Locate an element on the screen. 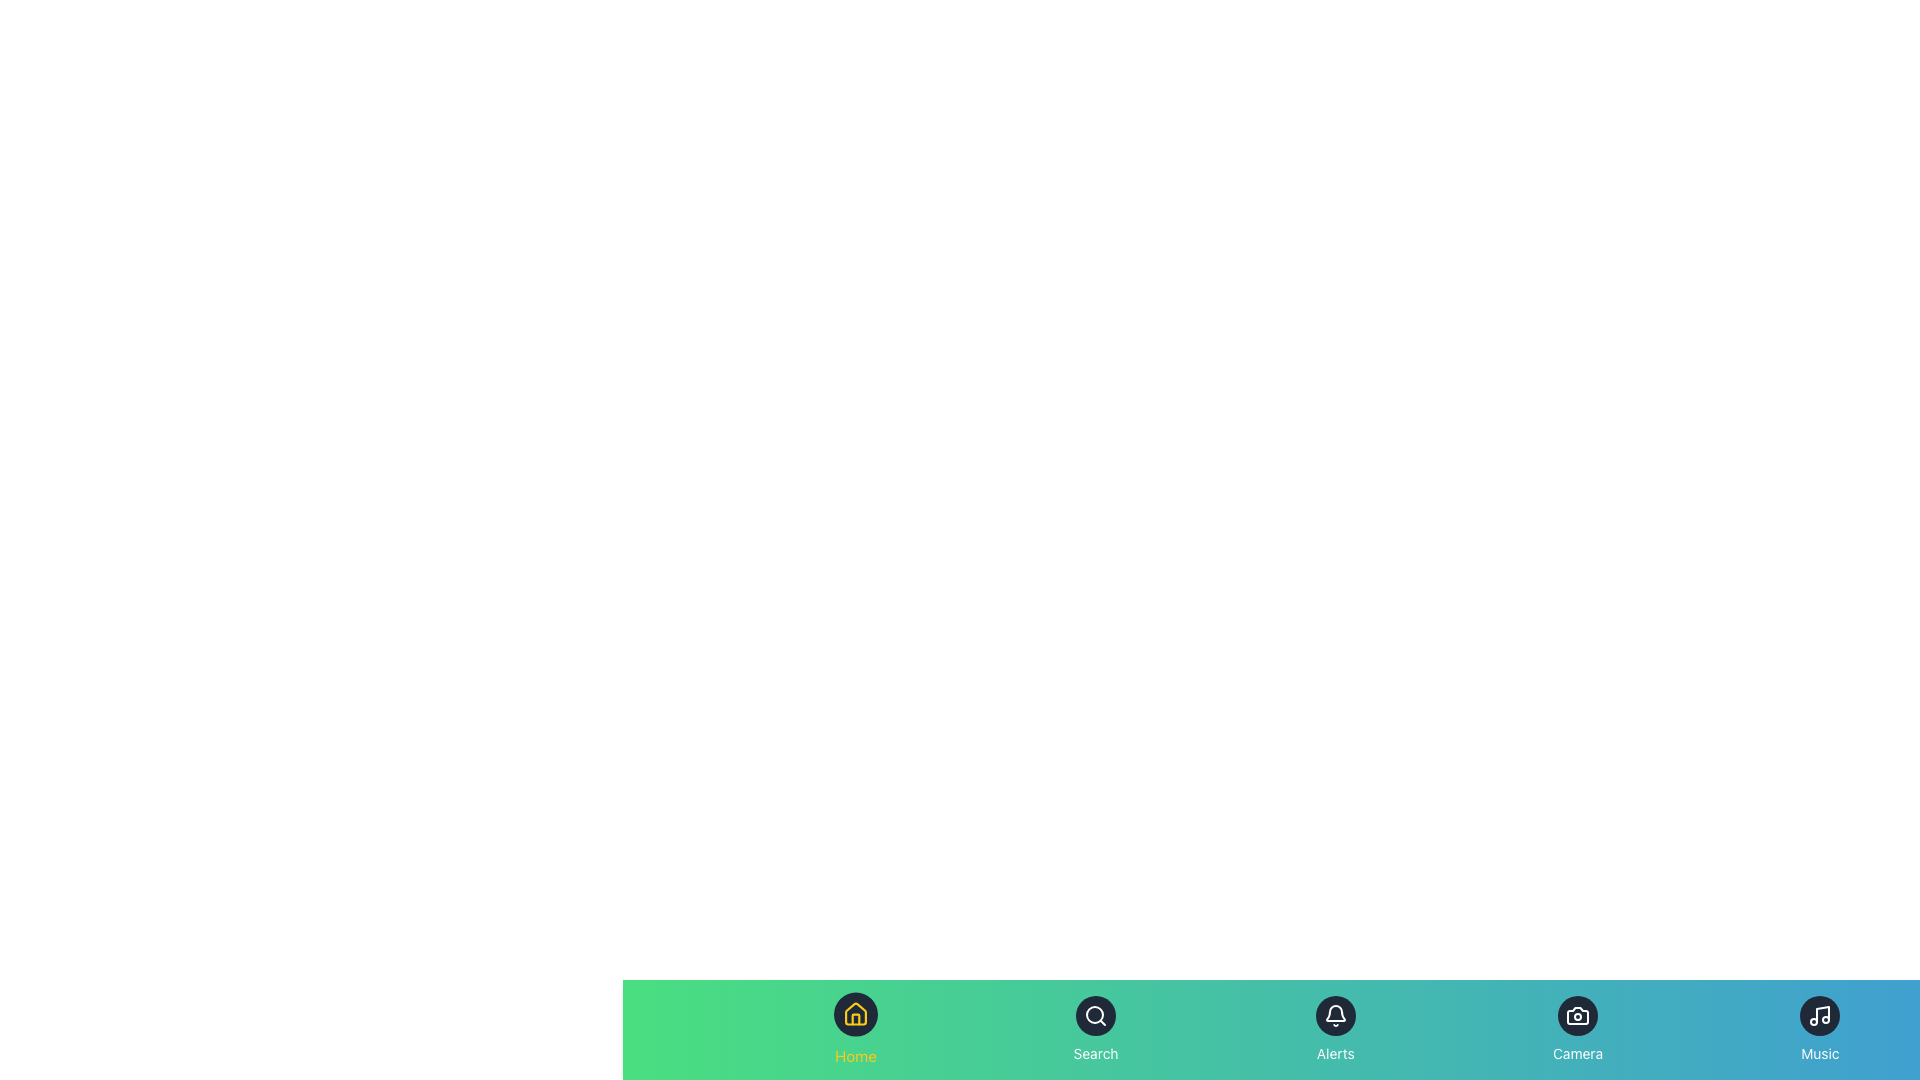  the 'Camera' icon located centrally within the 'Camera' button area is located at coordinates (1577, 1015).